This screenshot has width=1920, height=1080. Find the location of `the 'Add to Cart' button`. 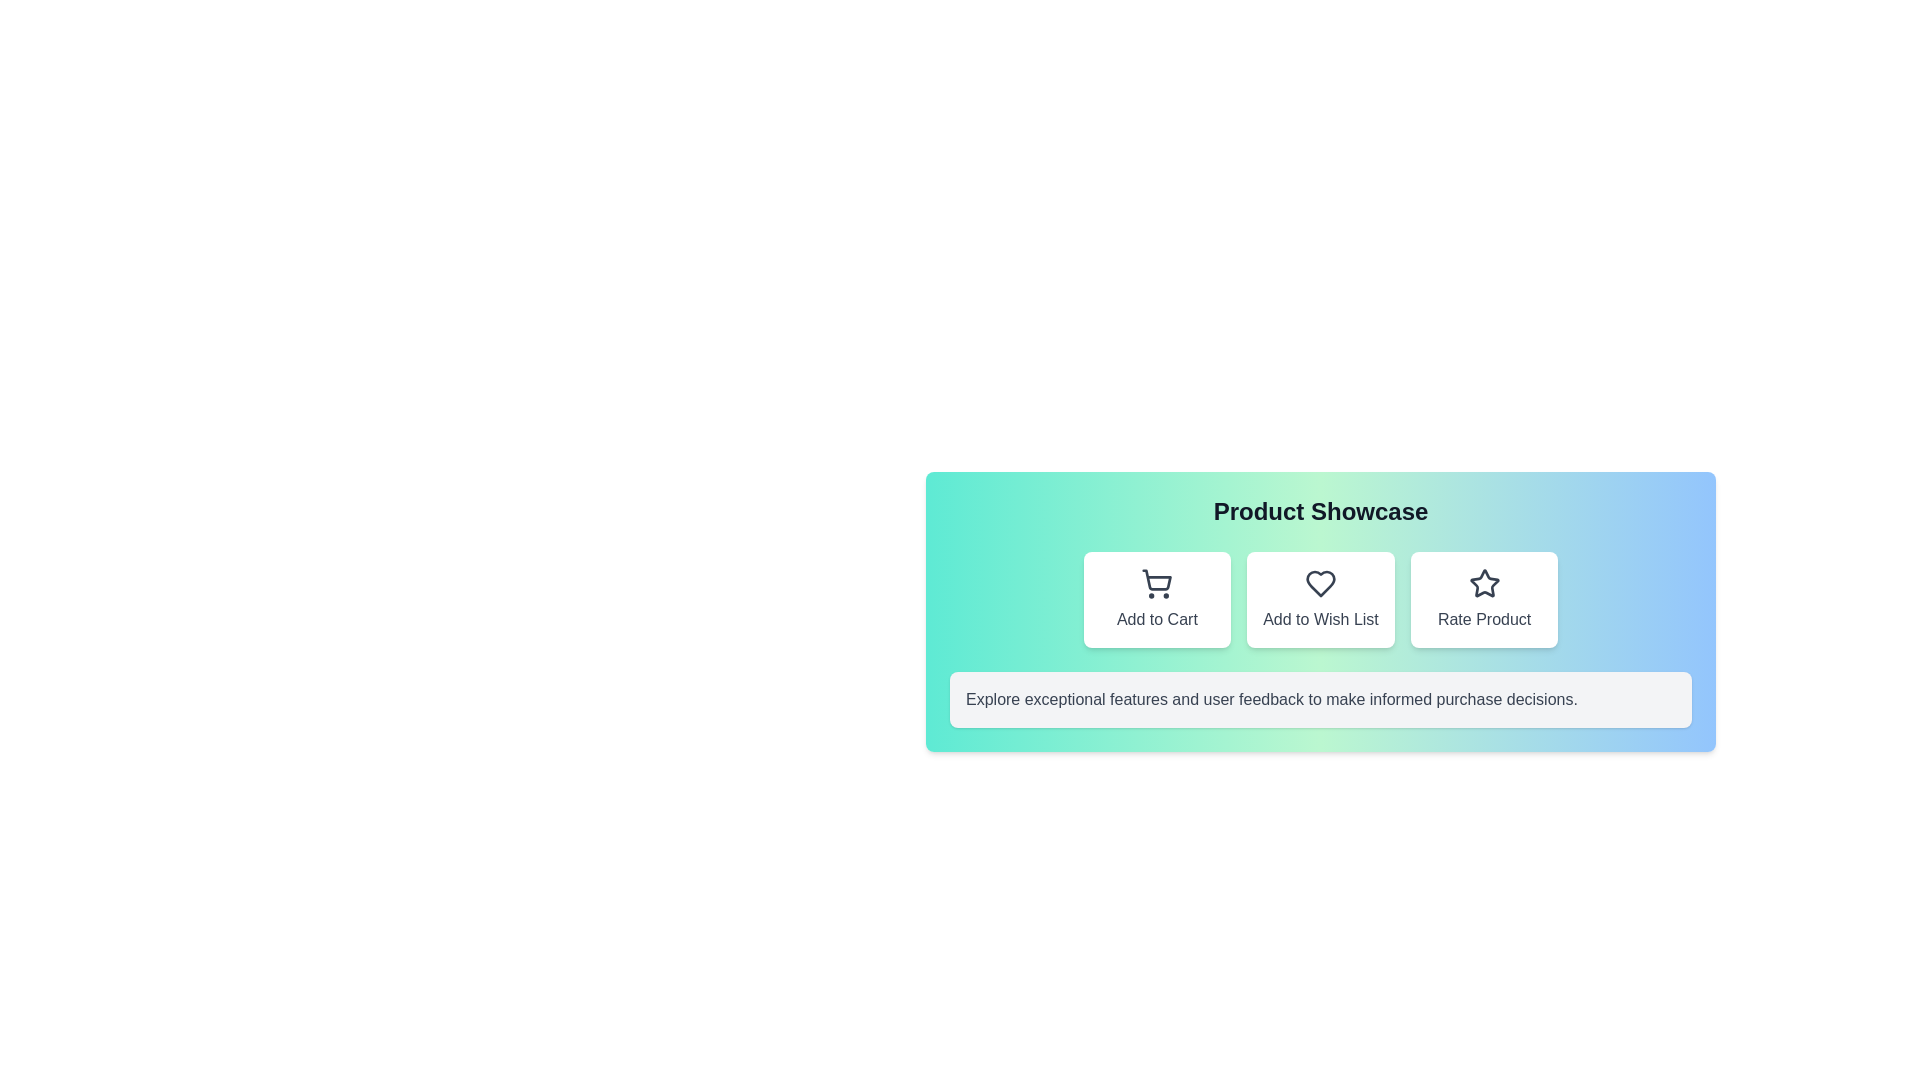

the 'Add to Cart' button is located at coordinates (1157, 599).